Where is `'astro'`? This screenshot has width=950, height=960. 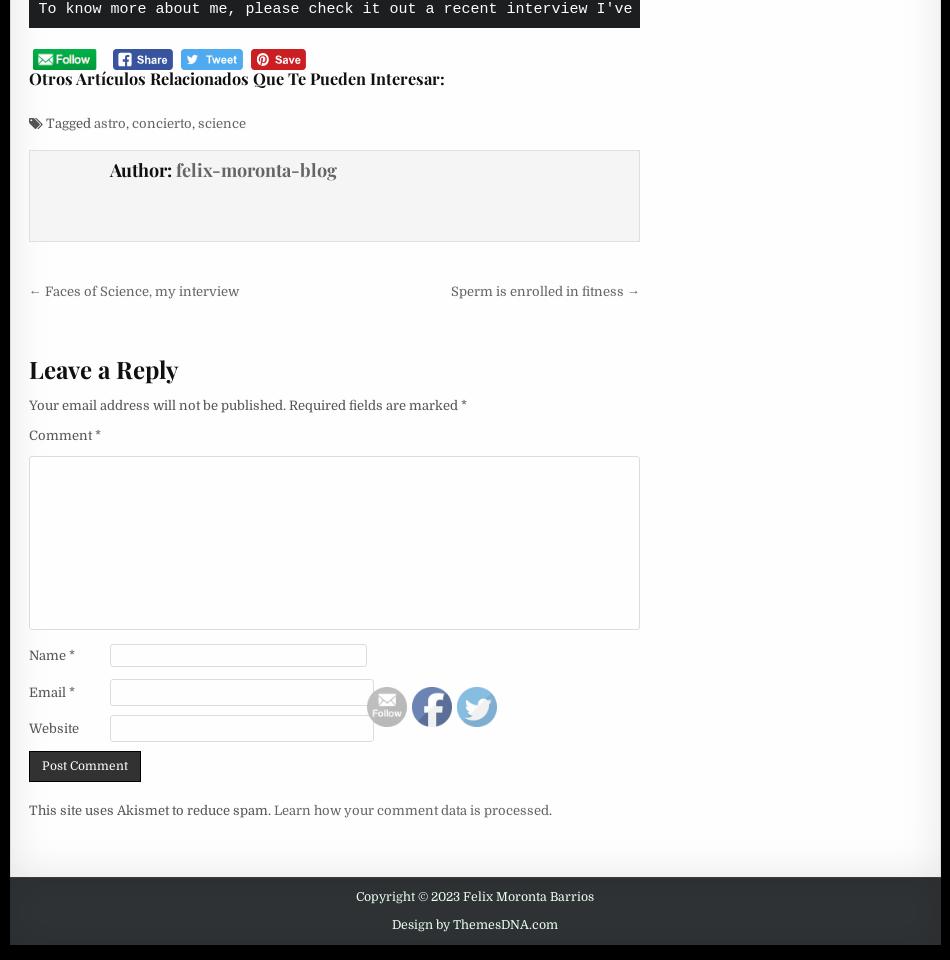
'astro' is located at coordinates (108, 121).